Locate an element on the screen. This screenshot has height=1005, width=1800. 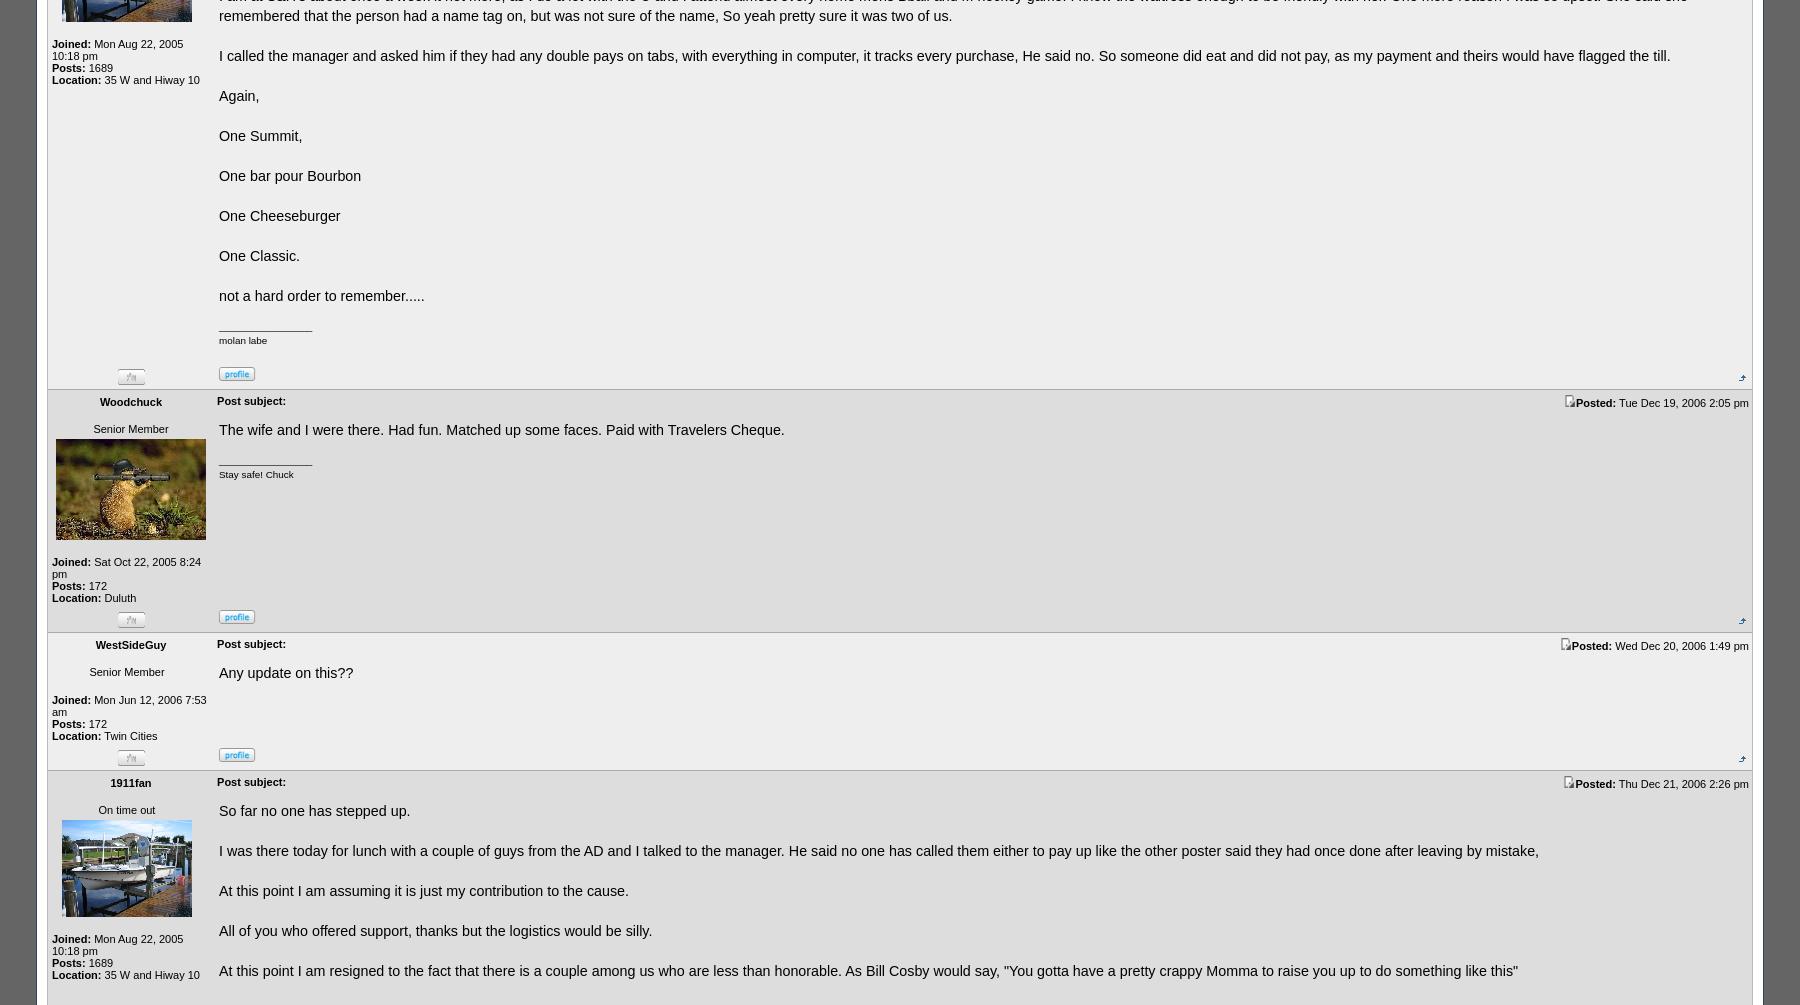
'One Summit,' is located at coordinates (259, 135).